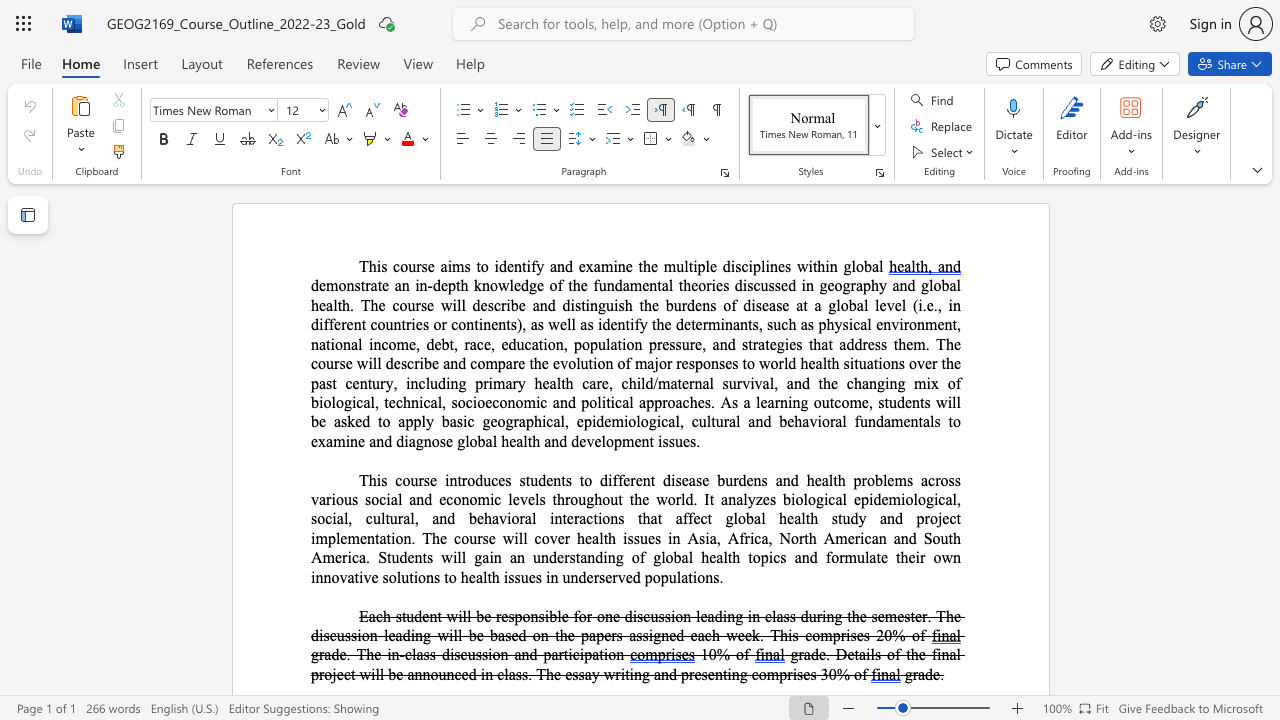 The width and height of the screenshot is (1280, 720). I want to click on the 7th character "a" in the text, so click(411, 498).